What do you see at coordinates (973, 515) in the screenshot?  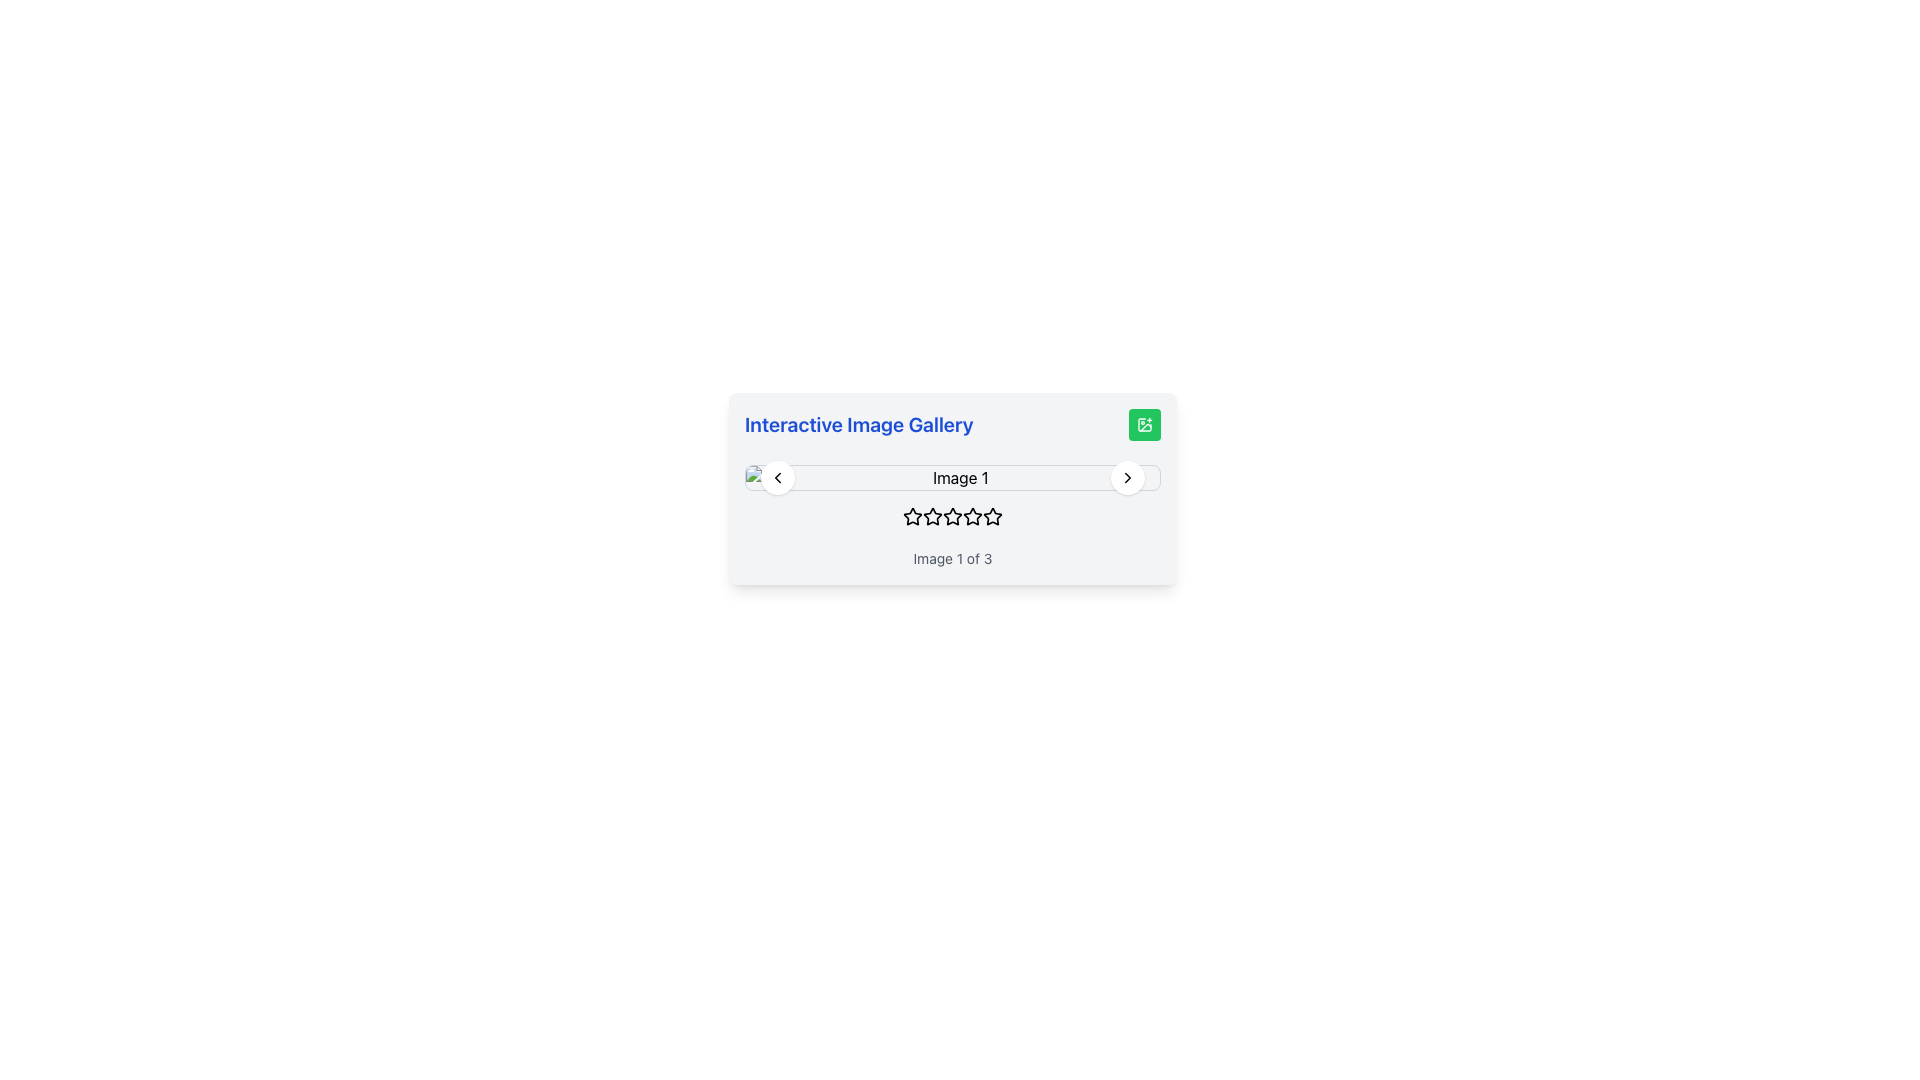 I see `the fifth star-shaped icon in the horizontal row to rate it` at bounding box center [973, 515].